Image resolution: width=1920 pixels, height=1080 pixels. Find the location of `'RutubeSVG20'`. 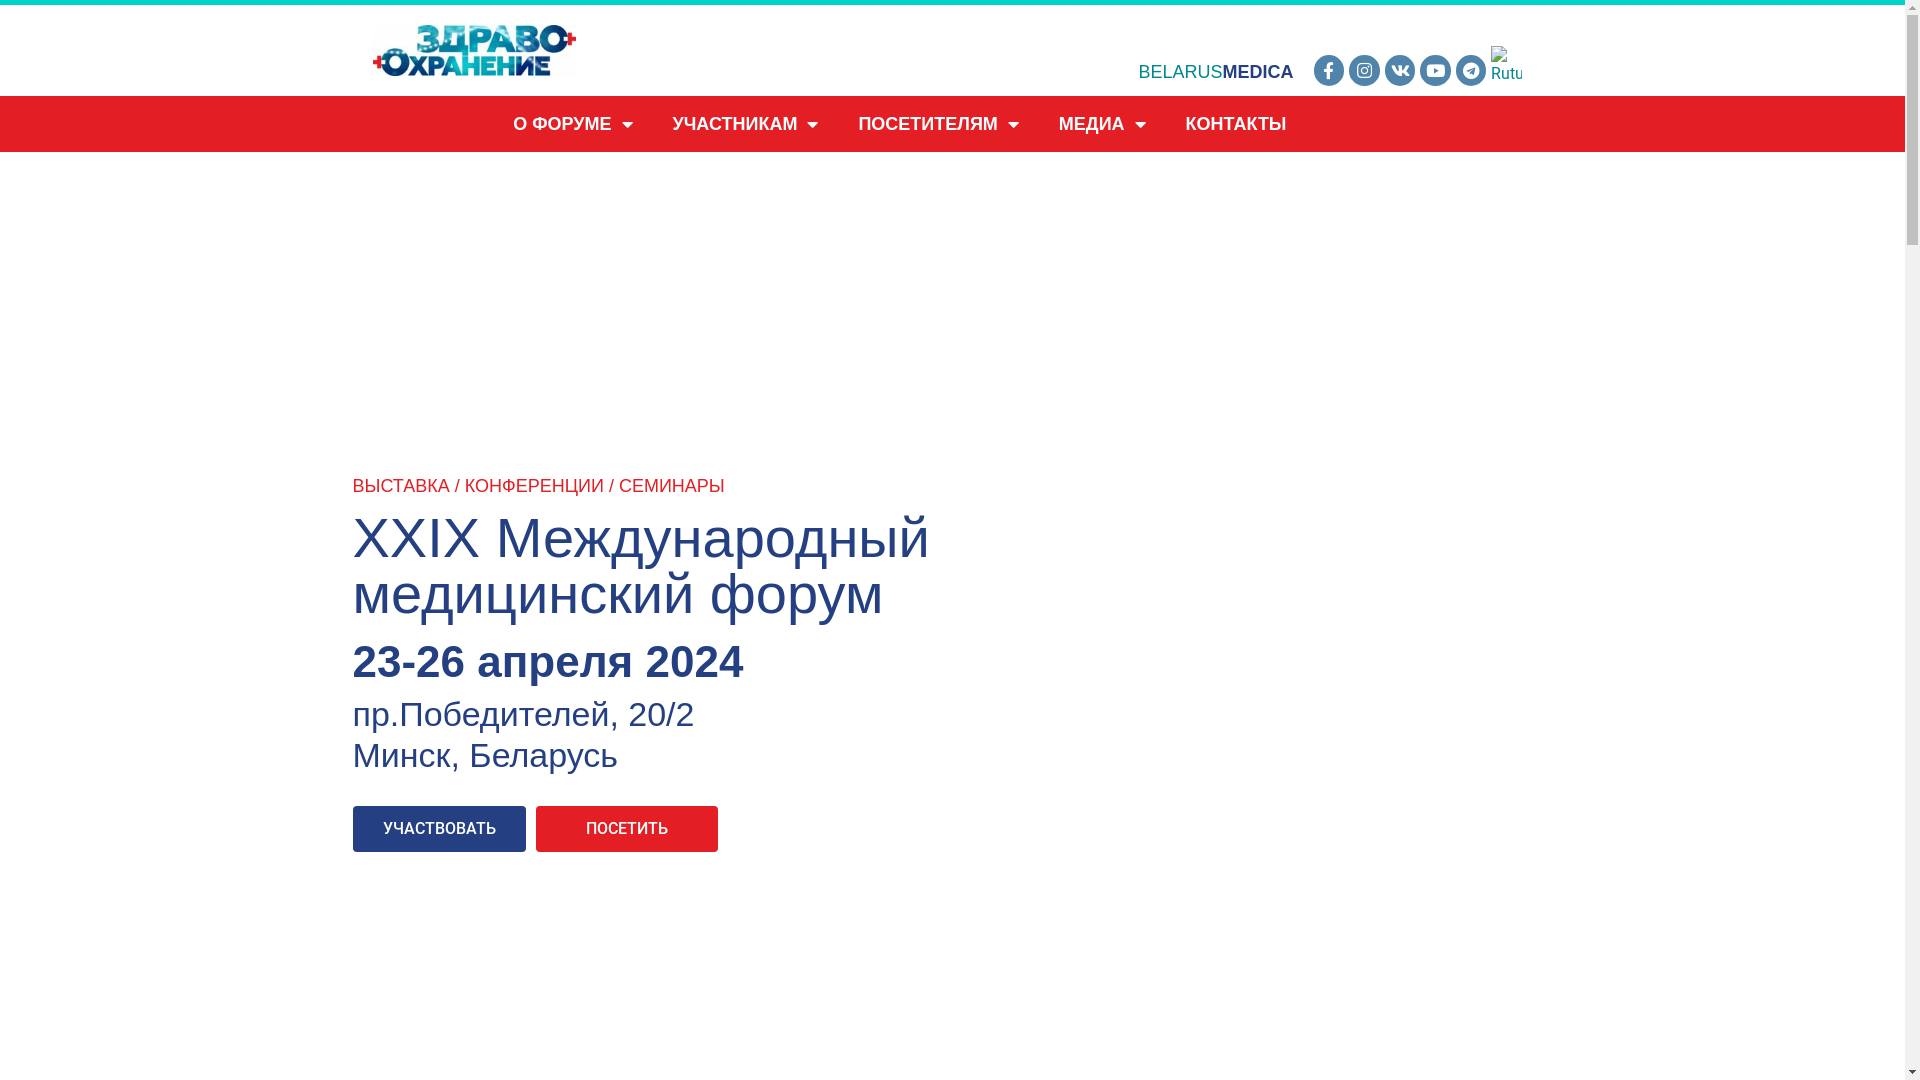

'RutubeSVG20' is located at coordinates (1506, 64).